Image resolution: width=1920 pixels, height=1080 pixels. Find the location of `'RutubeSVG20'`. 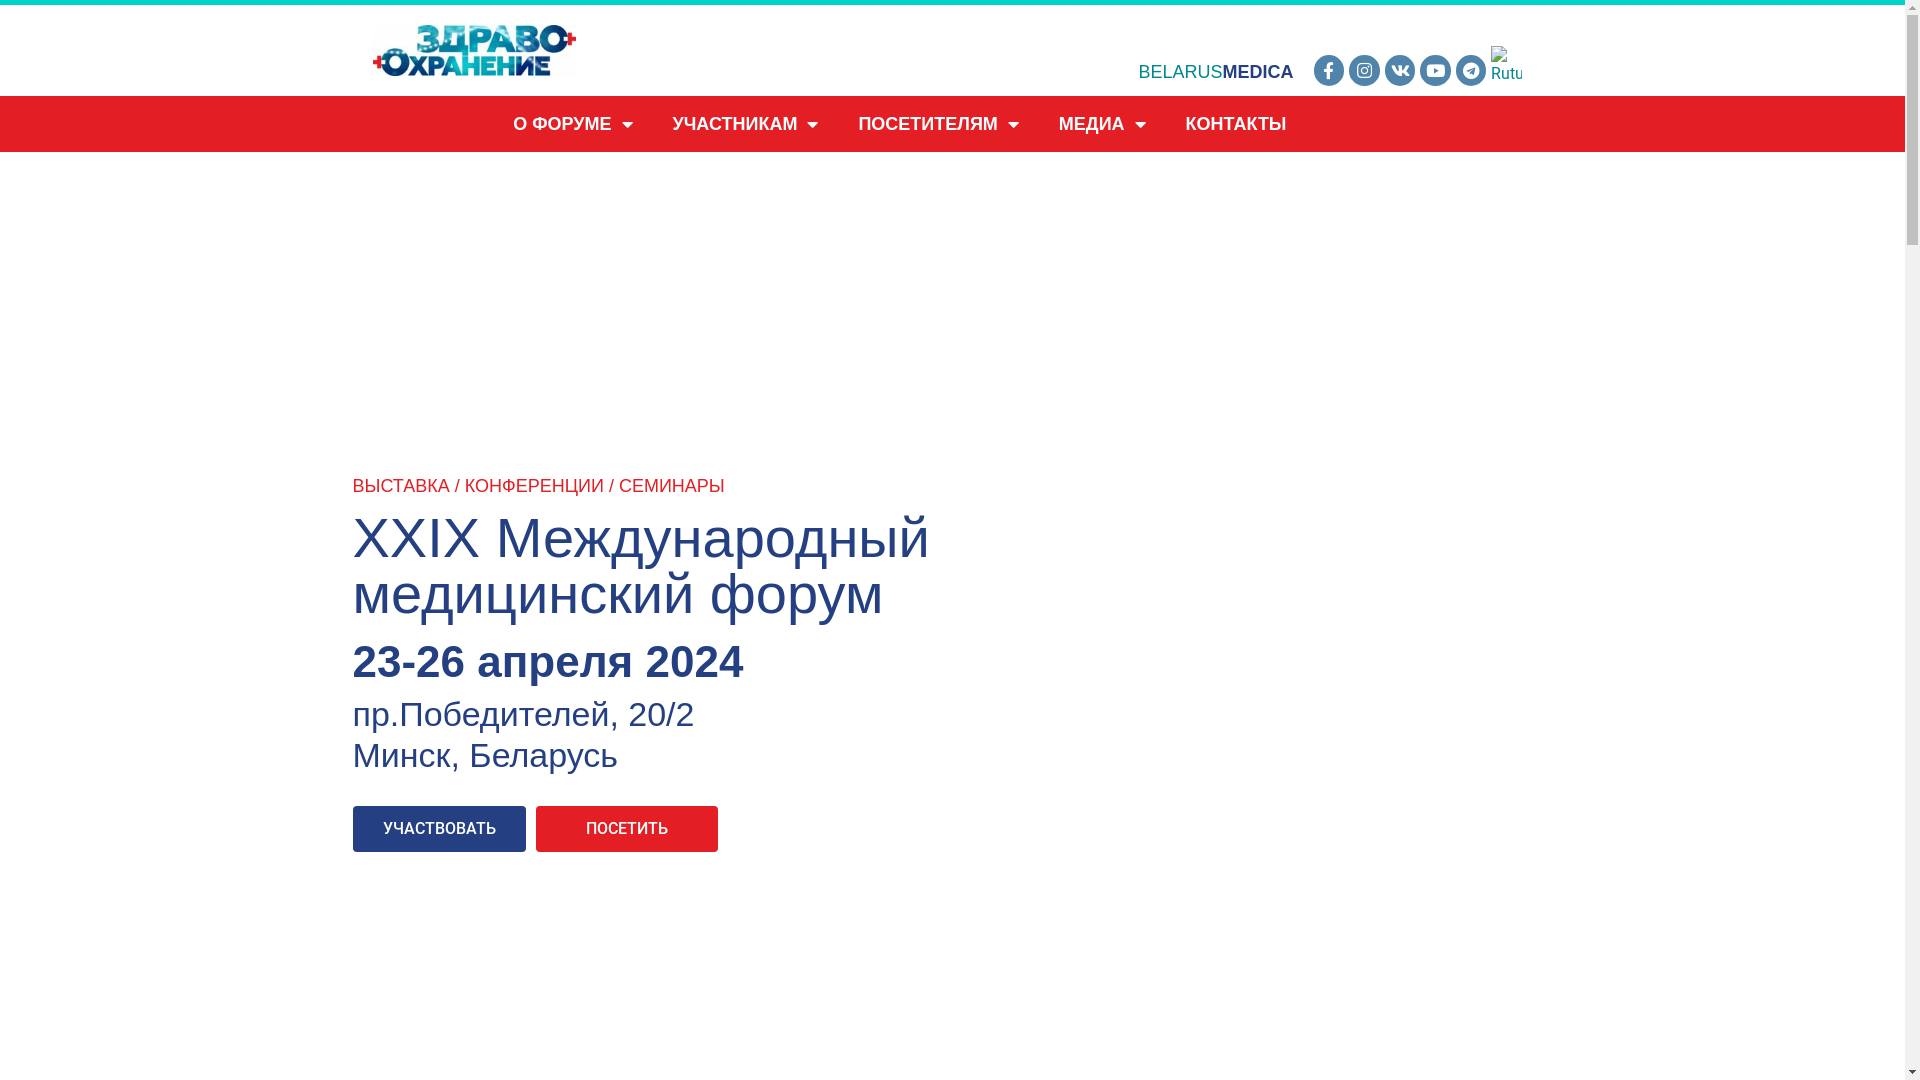

'RutubeSVG20' is located at coordinates (1506, 64).